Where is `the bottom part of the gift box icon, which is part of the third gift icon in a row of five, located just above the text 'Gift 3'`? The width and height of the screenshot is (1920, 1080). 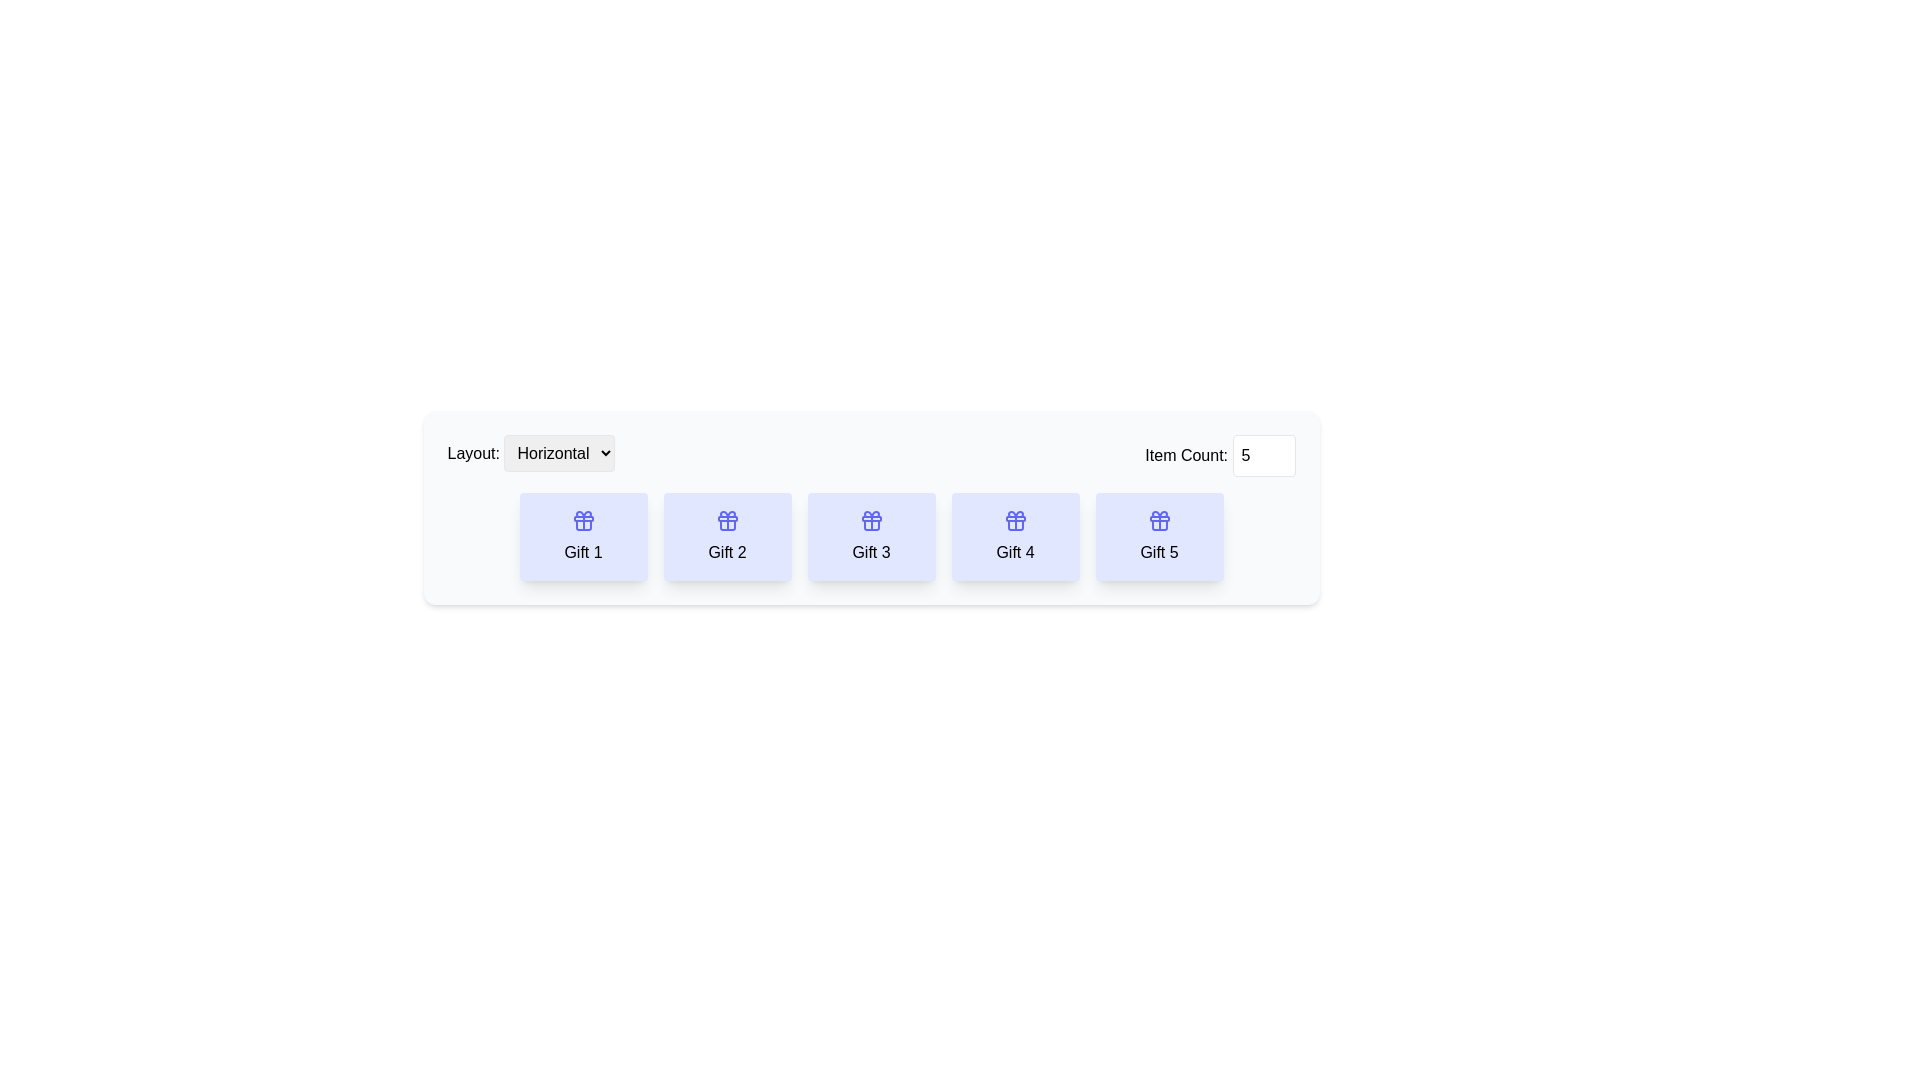
the bottom part of the gift box icon, which is part of the third gift icon in a row of five, located just above the text 'Gift 3' is located at coordinates (871, 524).